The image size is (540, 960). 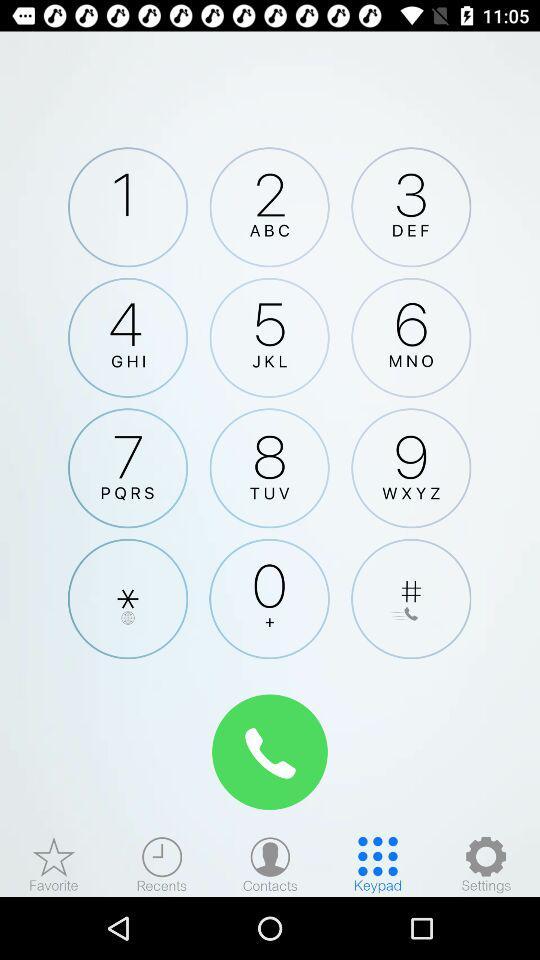 I want to click on tap 5, so click(x=269, y=337).